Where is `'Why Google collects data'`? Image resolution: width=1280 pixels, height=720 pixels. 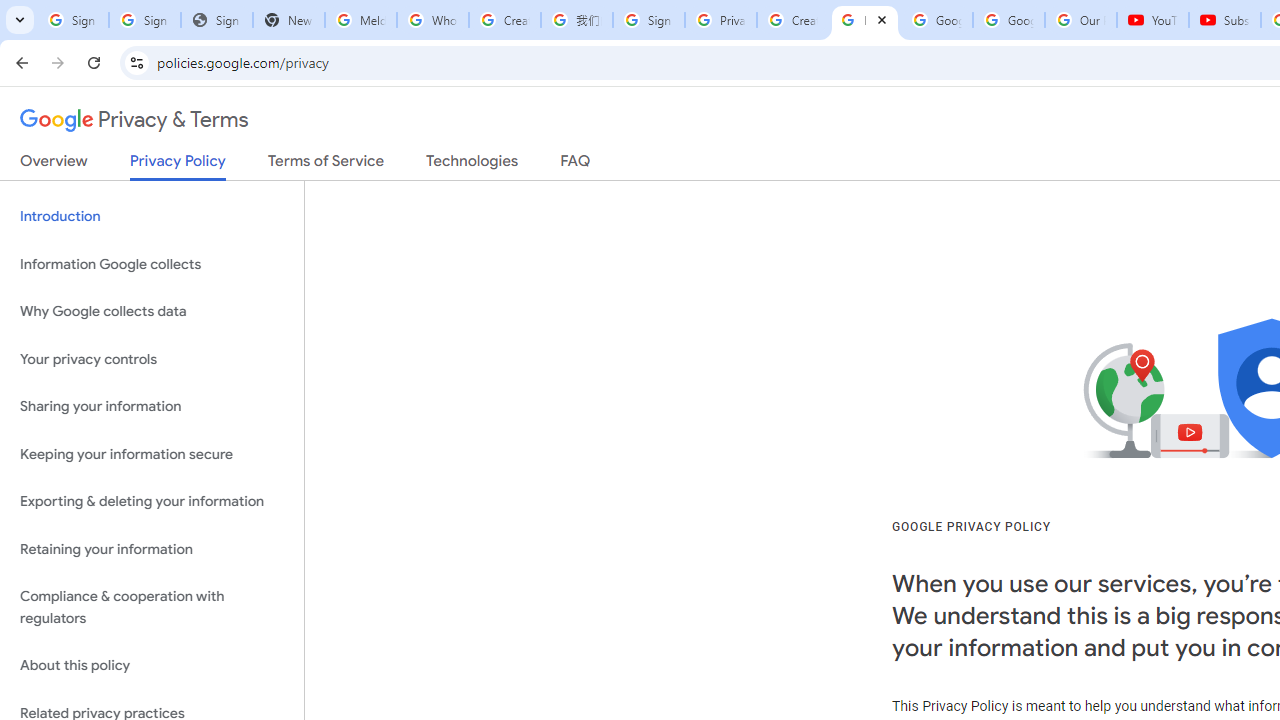
'Why Google collects data' is located at coordinates (151, 312).